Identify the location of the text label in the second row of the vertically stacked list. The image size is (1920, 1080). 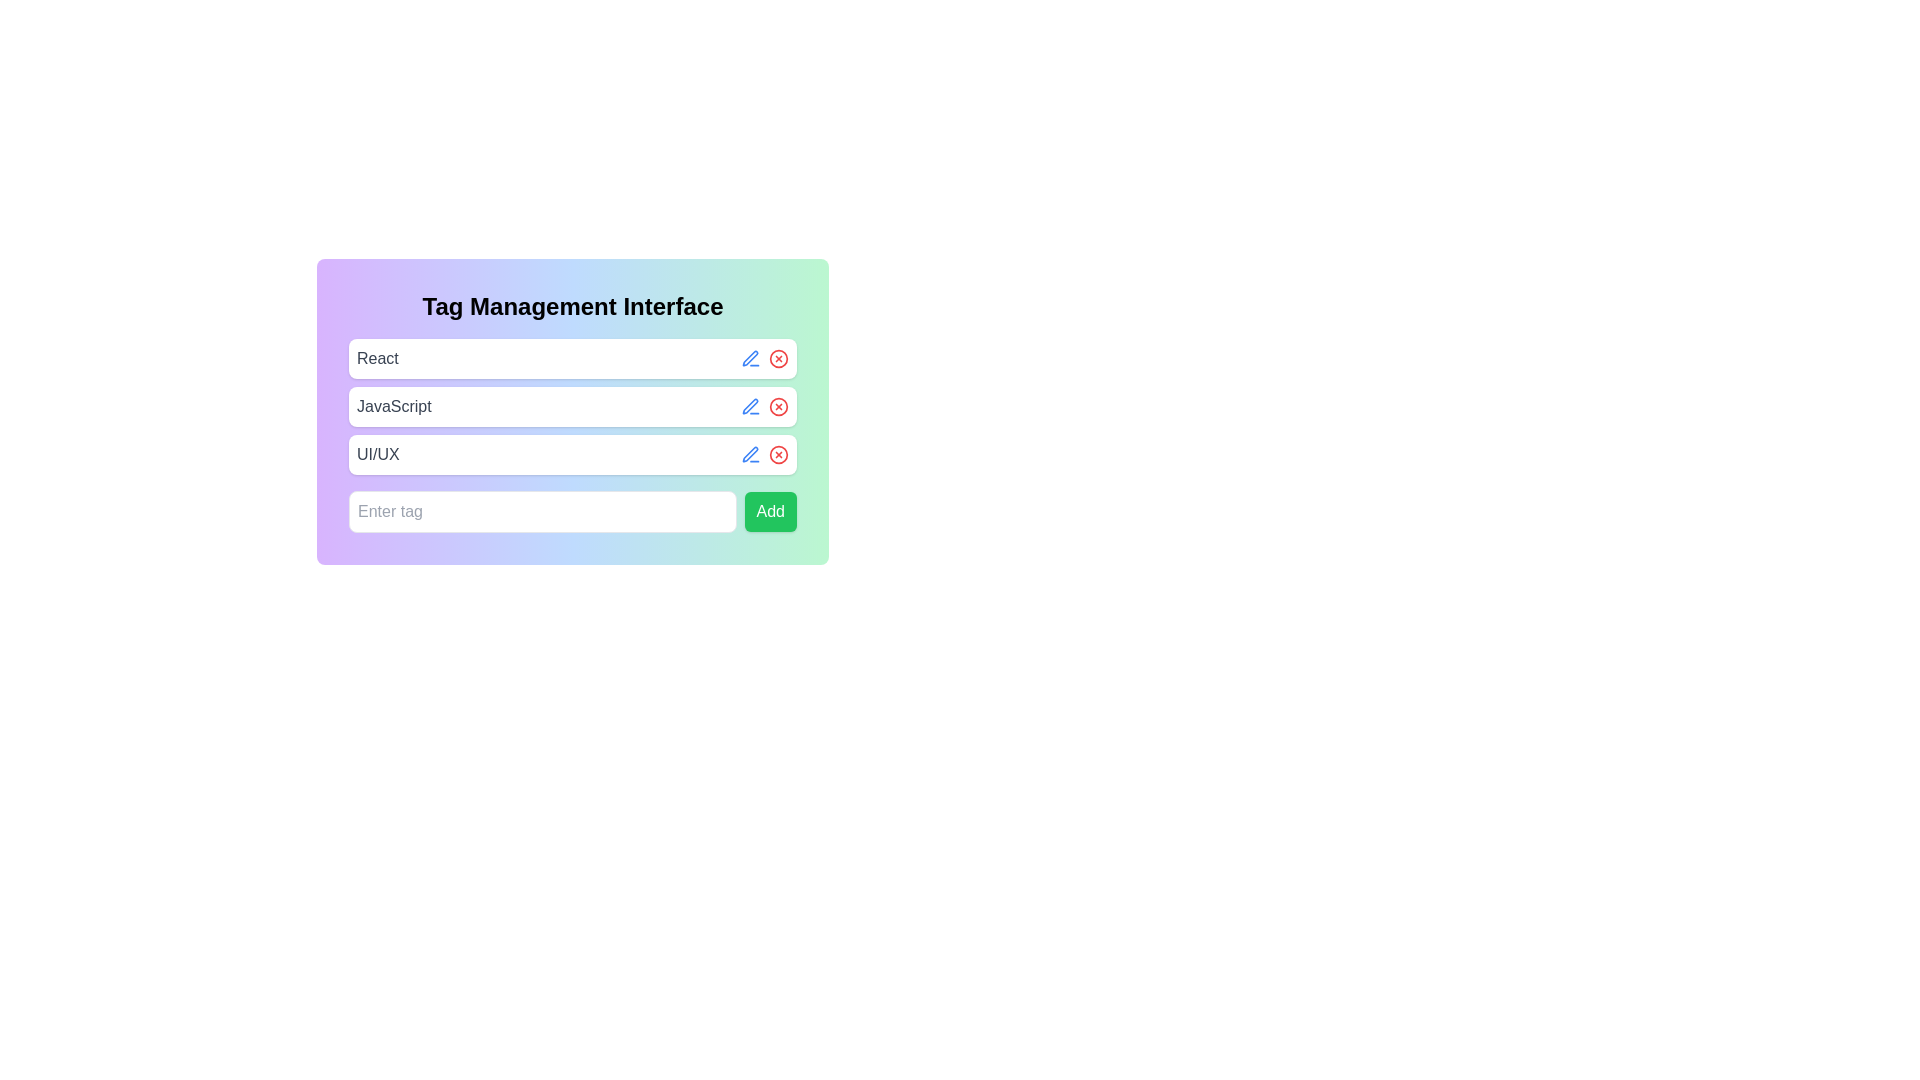
(394, 406).